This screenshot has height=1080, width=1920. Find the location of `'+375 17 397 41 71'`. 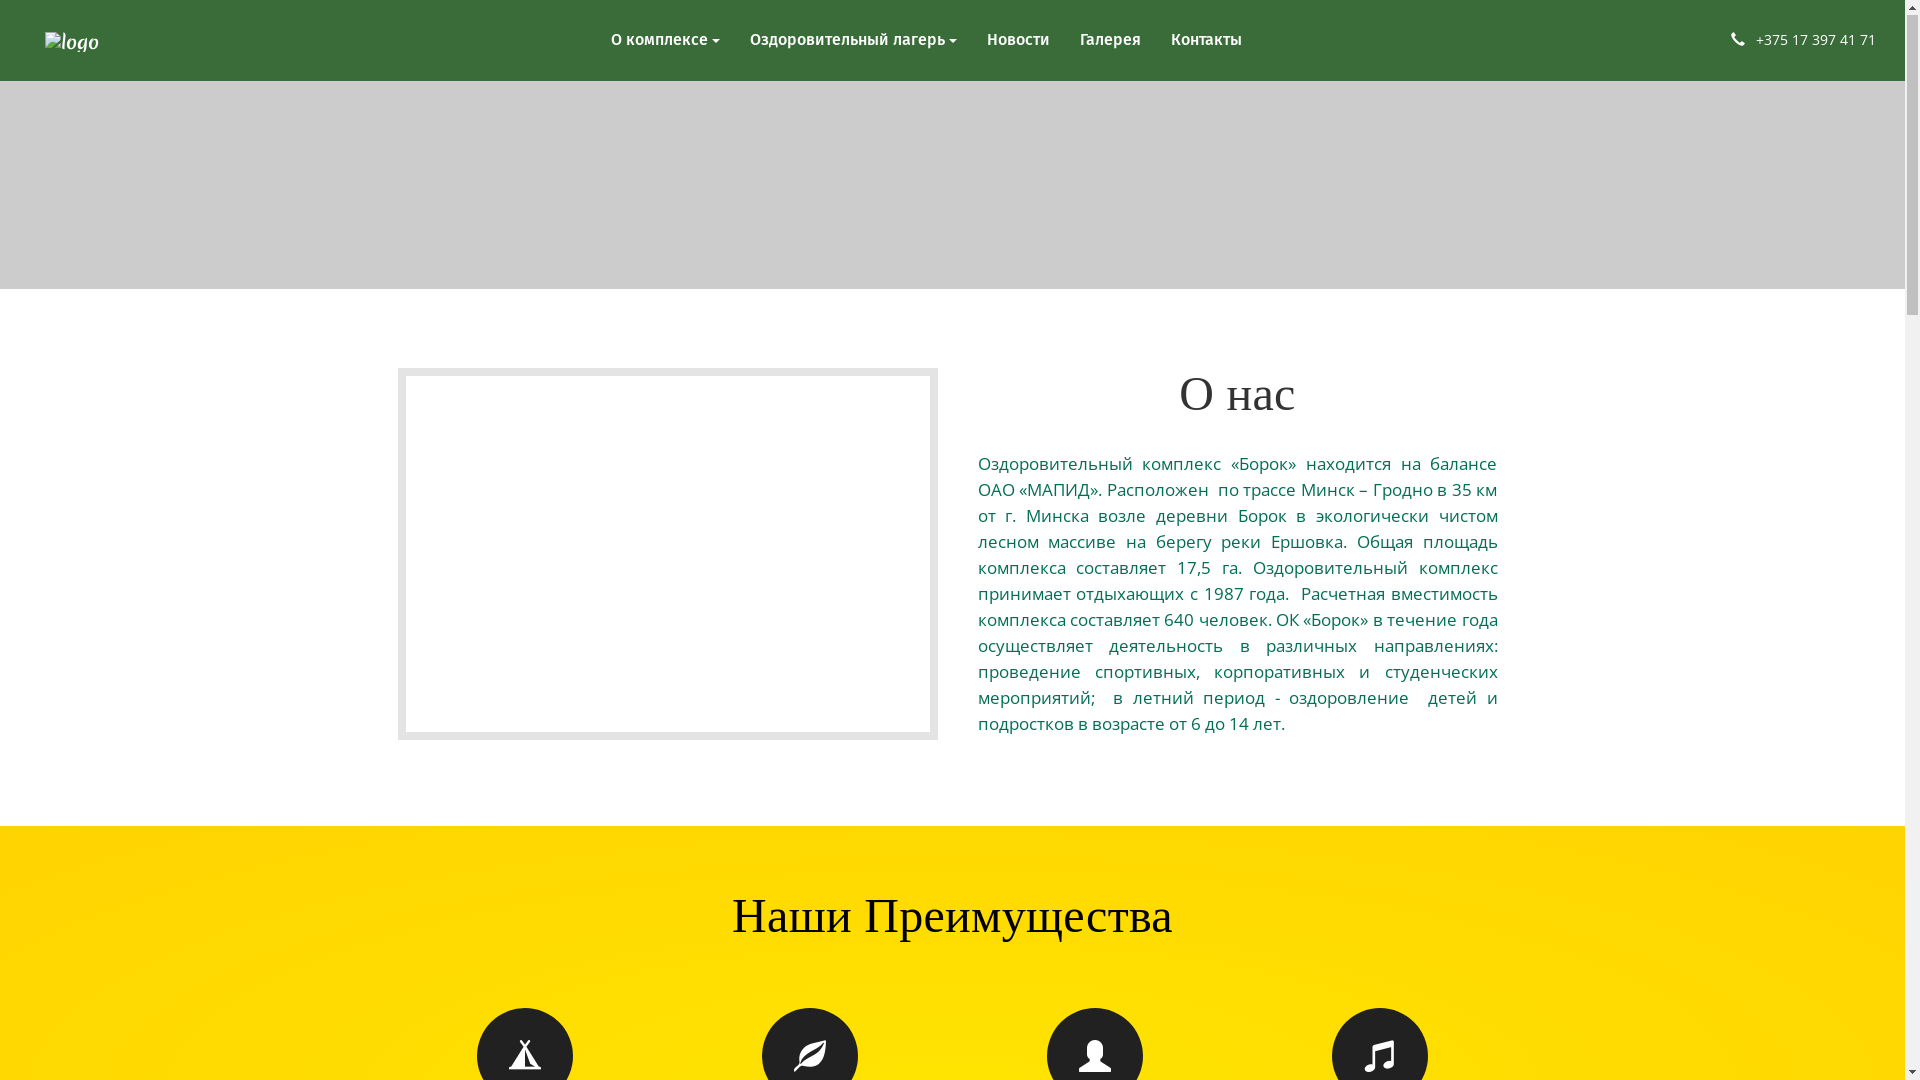

'+375 17 397 41 71' is located at coordinates (1815, 40).